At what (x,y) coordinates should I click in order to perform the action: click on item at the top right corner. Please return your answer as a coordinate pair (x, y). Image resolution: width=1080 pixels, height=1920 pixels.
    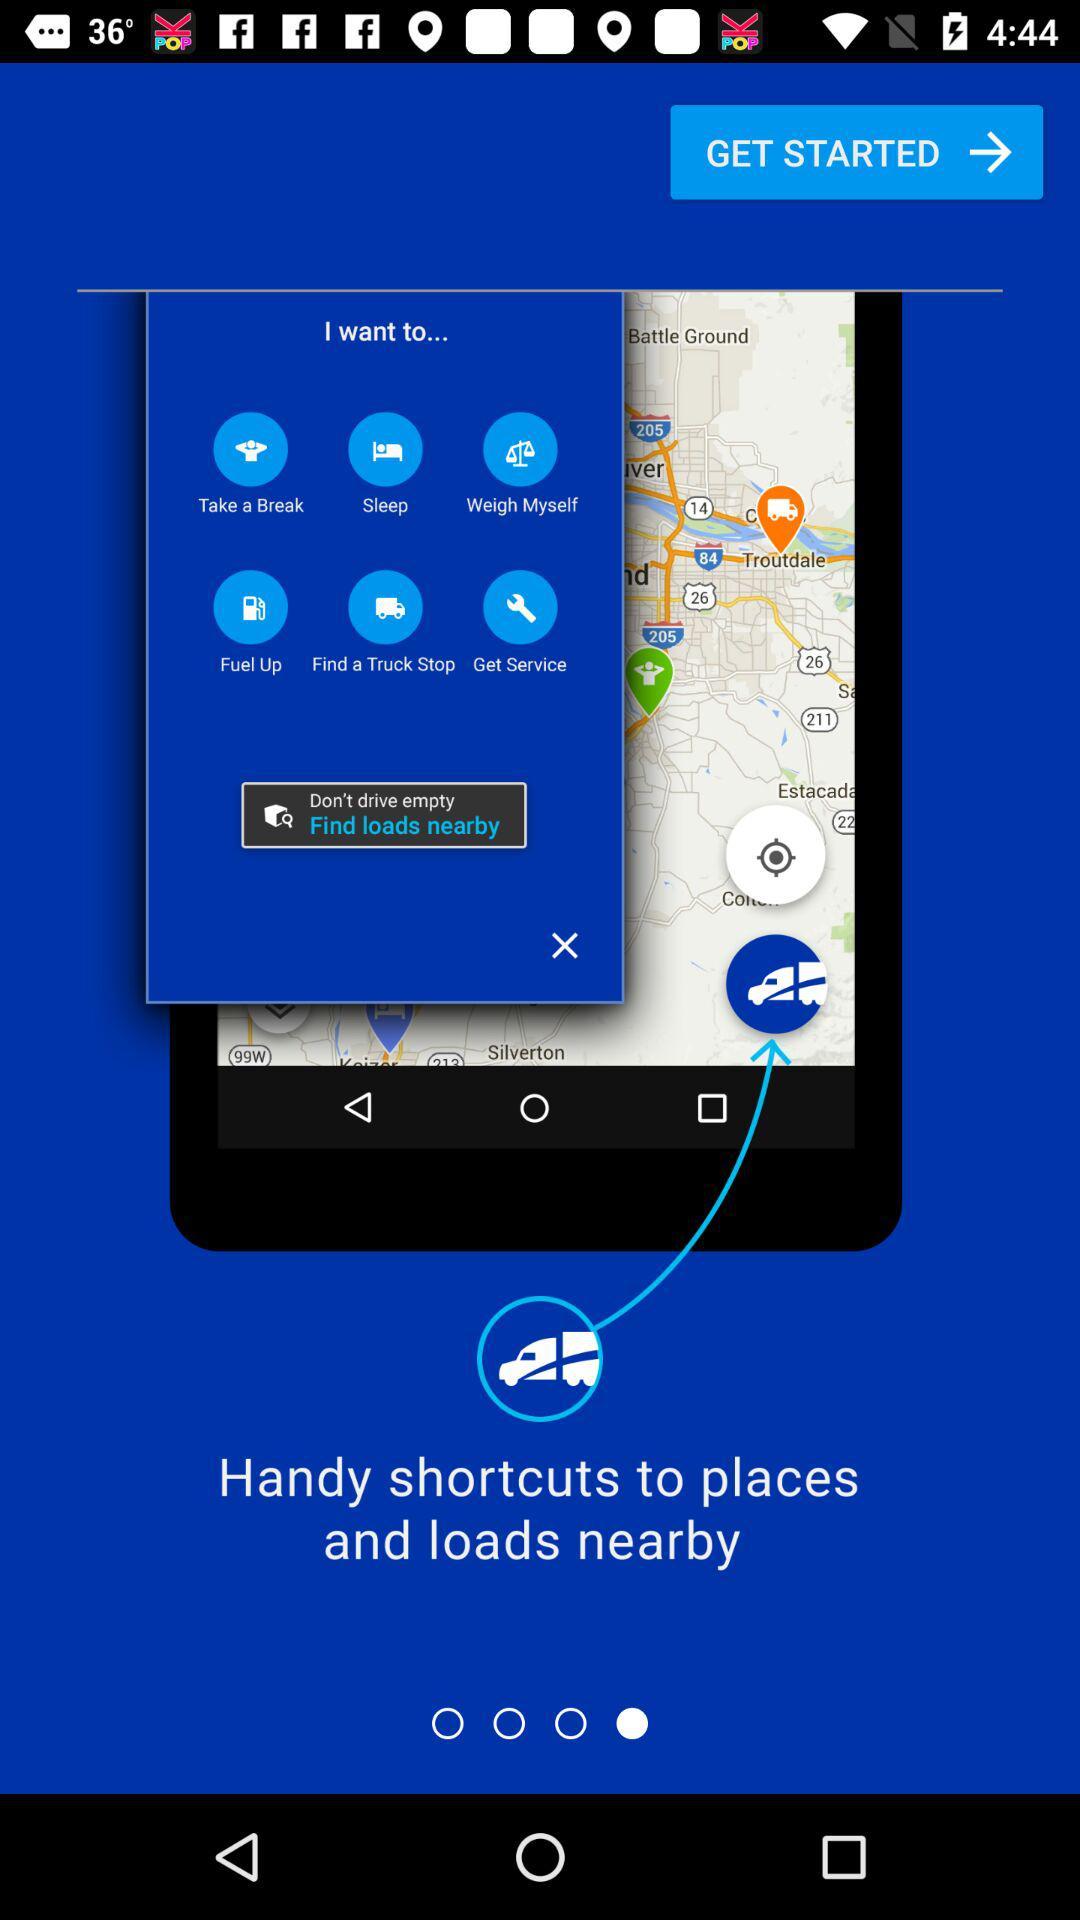
    Looking at the image, I should click on (855, 151).